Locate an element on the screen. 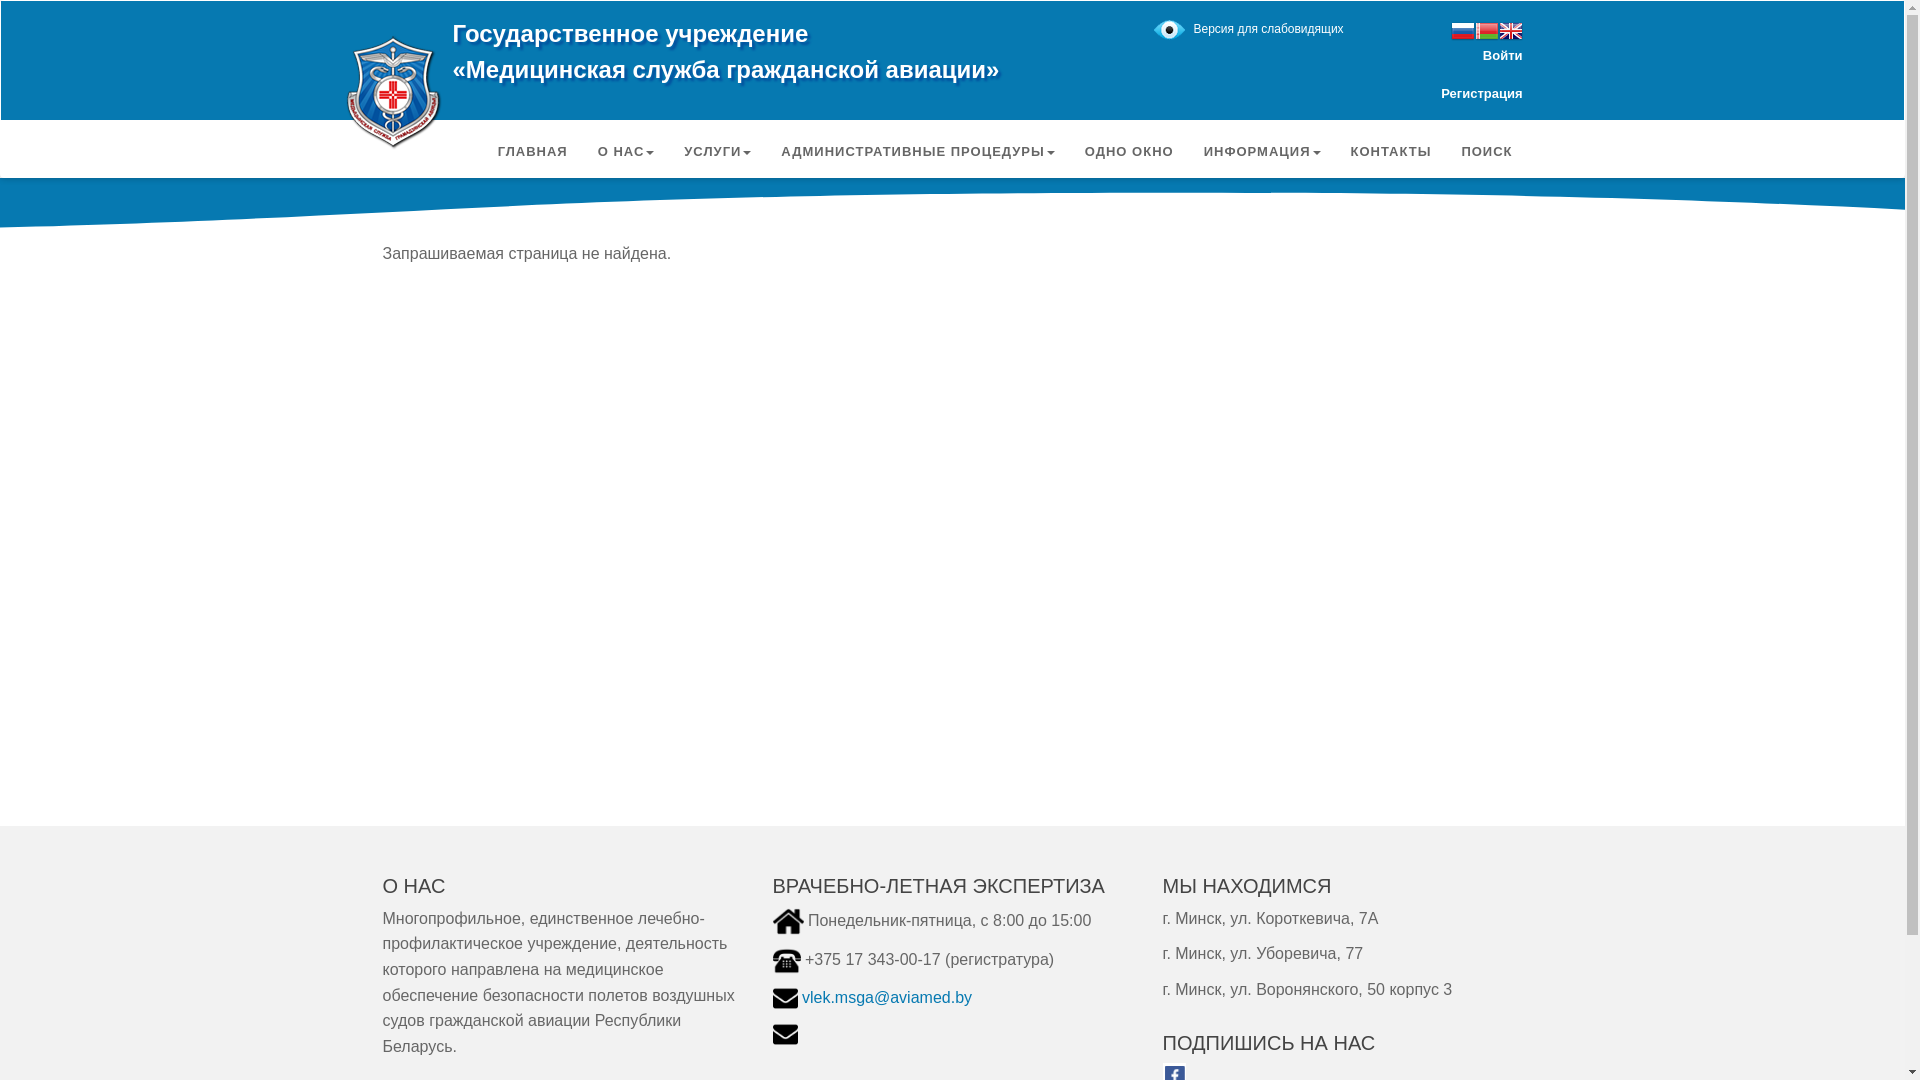 The height and width of the screenshot is (1080, 1920). 'Russian' is located at coordinates (1462, 31).